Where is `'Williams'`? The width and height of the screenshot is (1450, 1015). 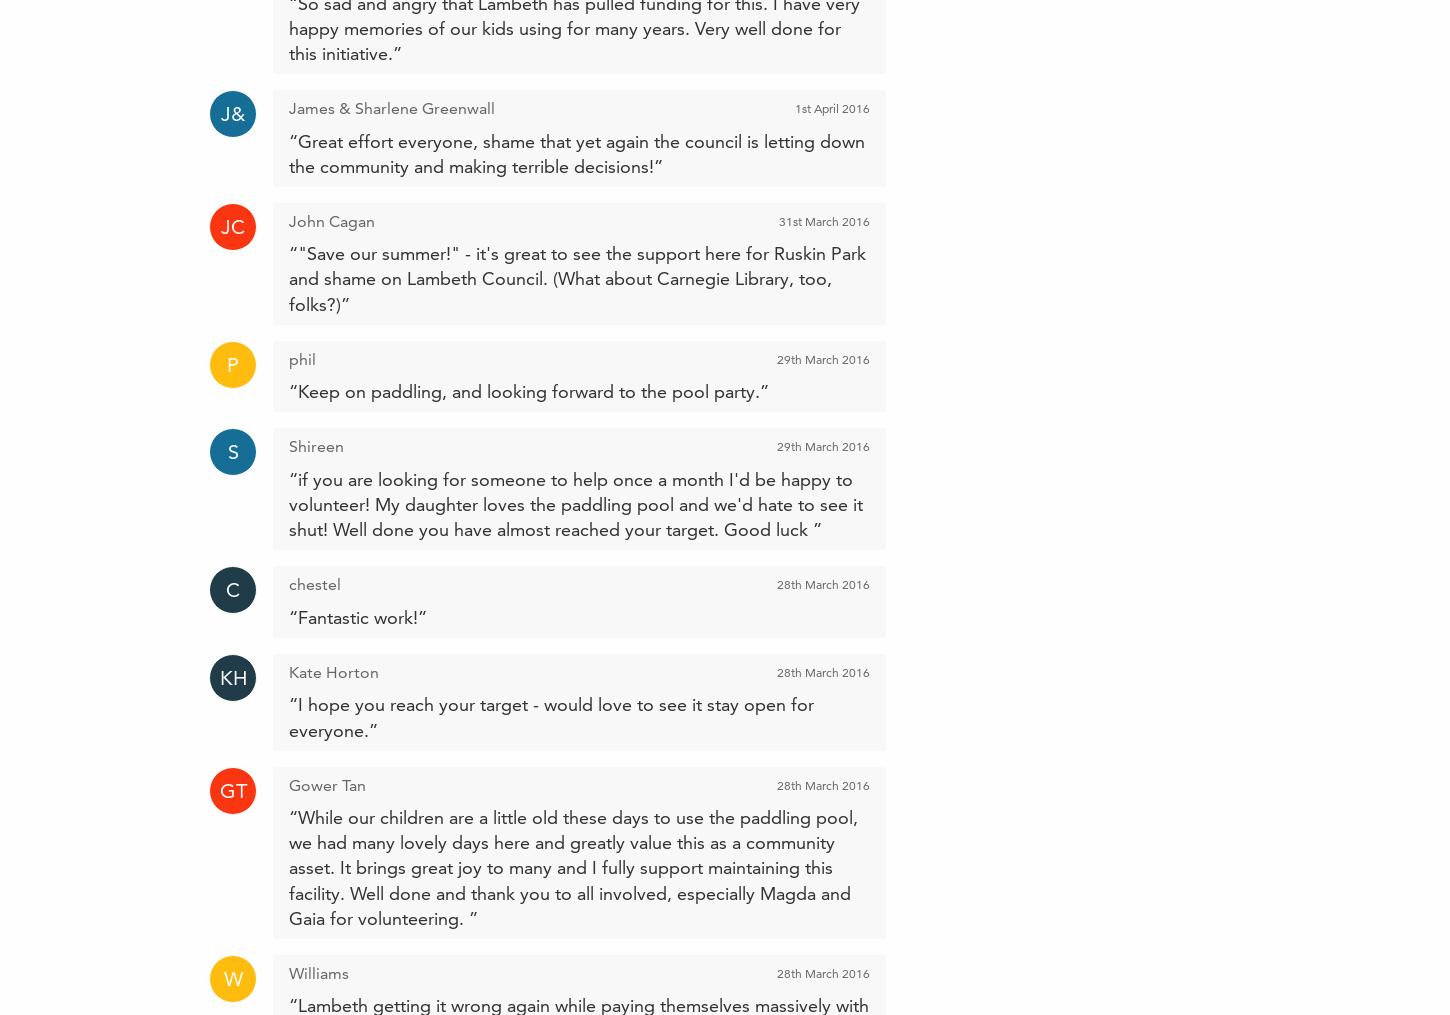 'Williams' is located at coordinates (319, 973).